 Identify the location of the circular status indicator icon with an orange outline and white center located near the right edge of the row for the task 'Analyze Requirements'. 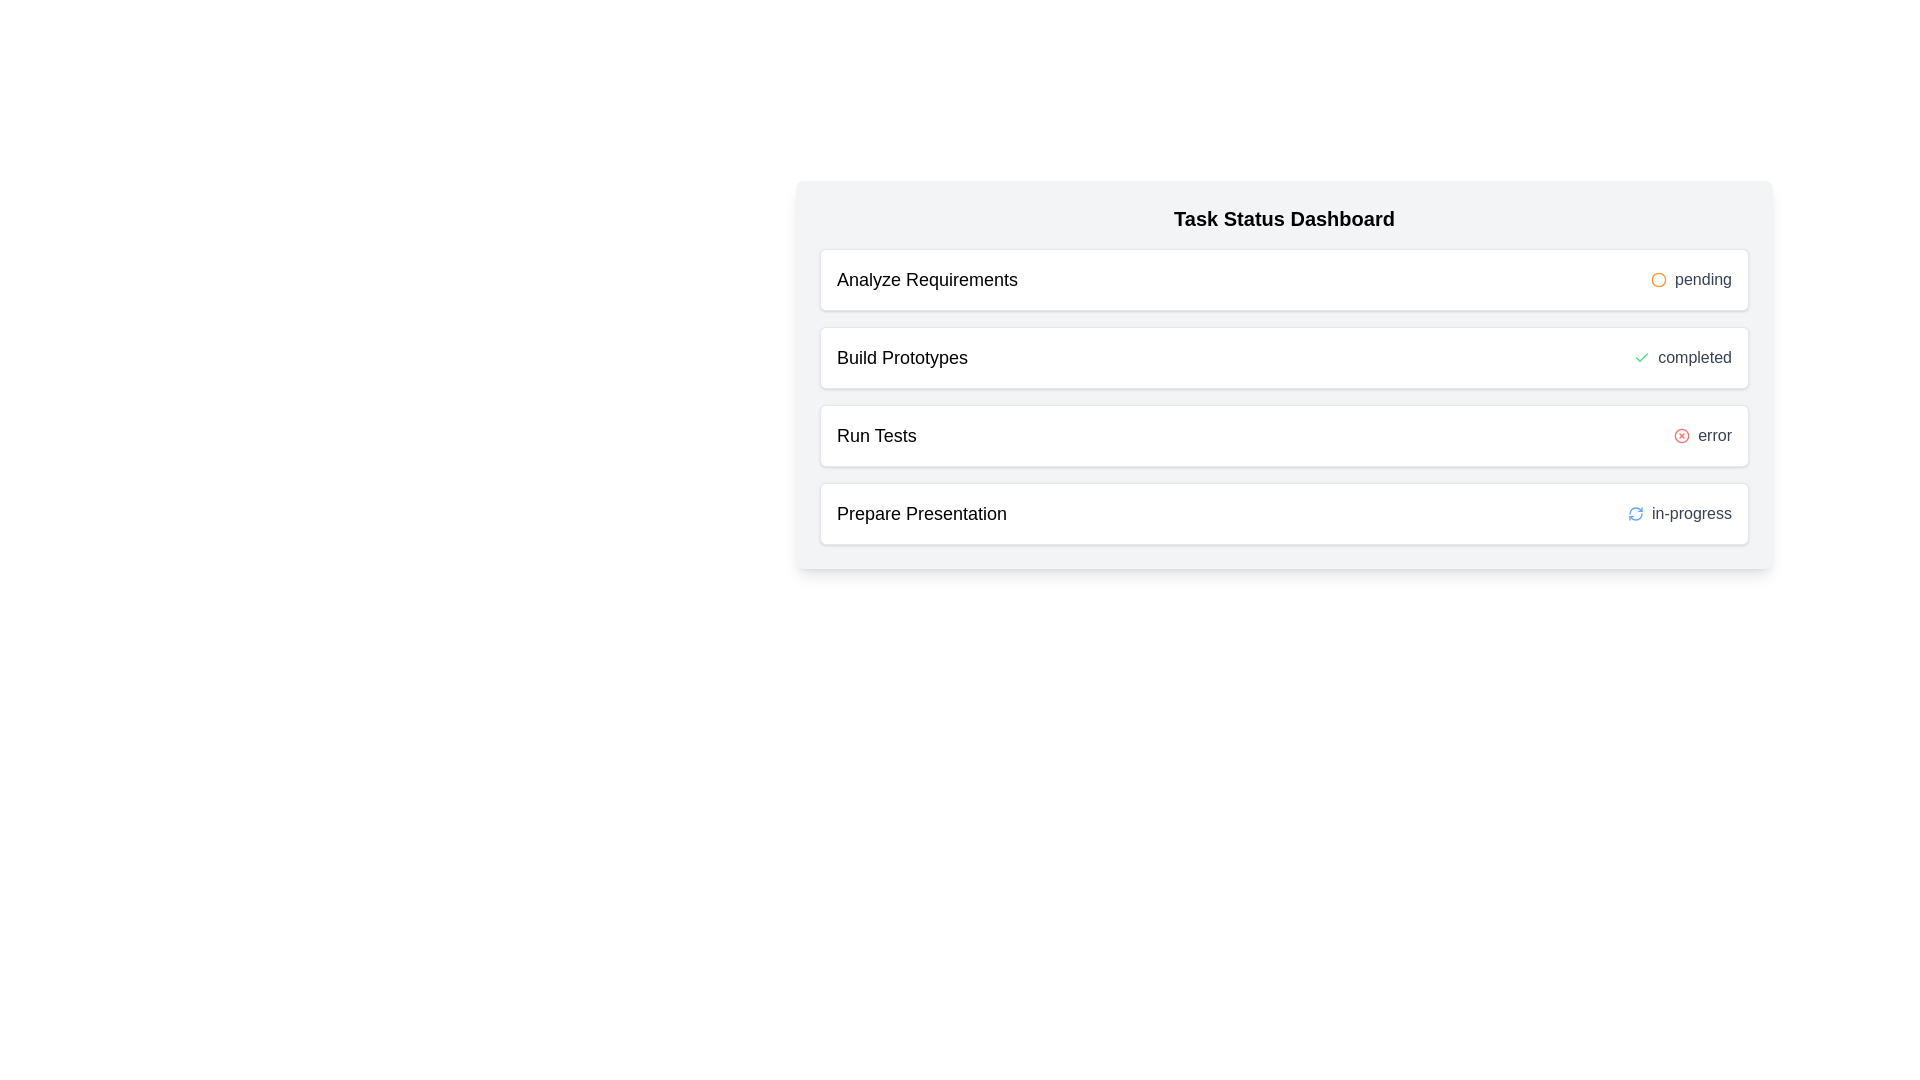
(1659, 280).